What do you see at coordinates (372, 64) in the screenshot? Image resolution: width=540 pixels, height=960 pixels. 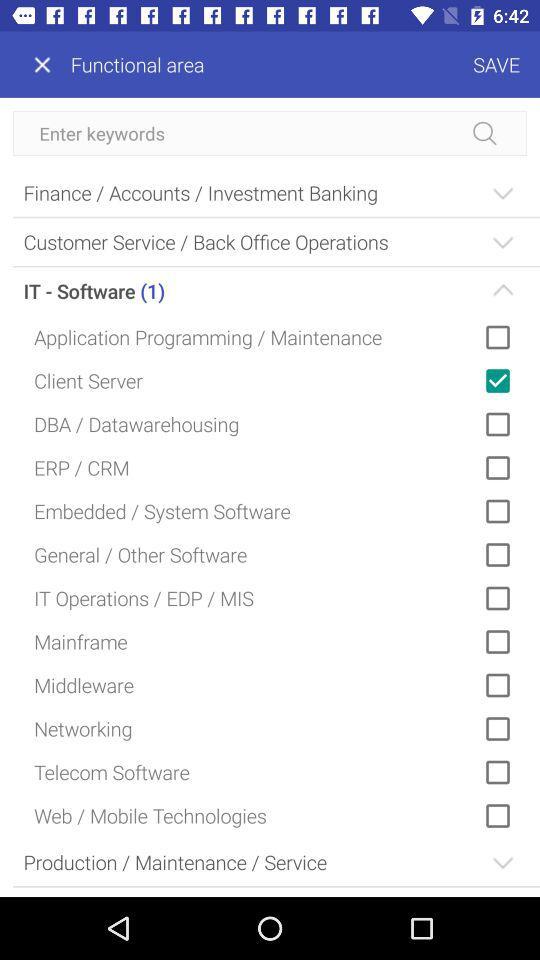 I see `the save` at bounding box center [372, 64].